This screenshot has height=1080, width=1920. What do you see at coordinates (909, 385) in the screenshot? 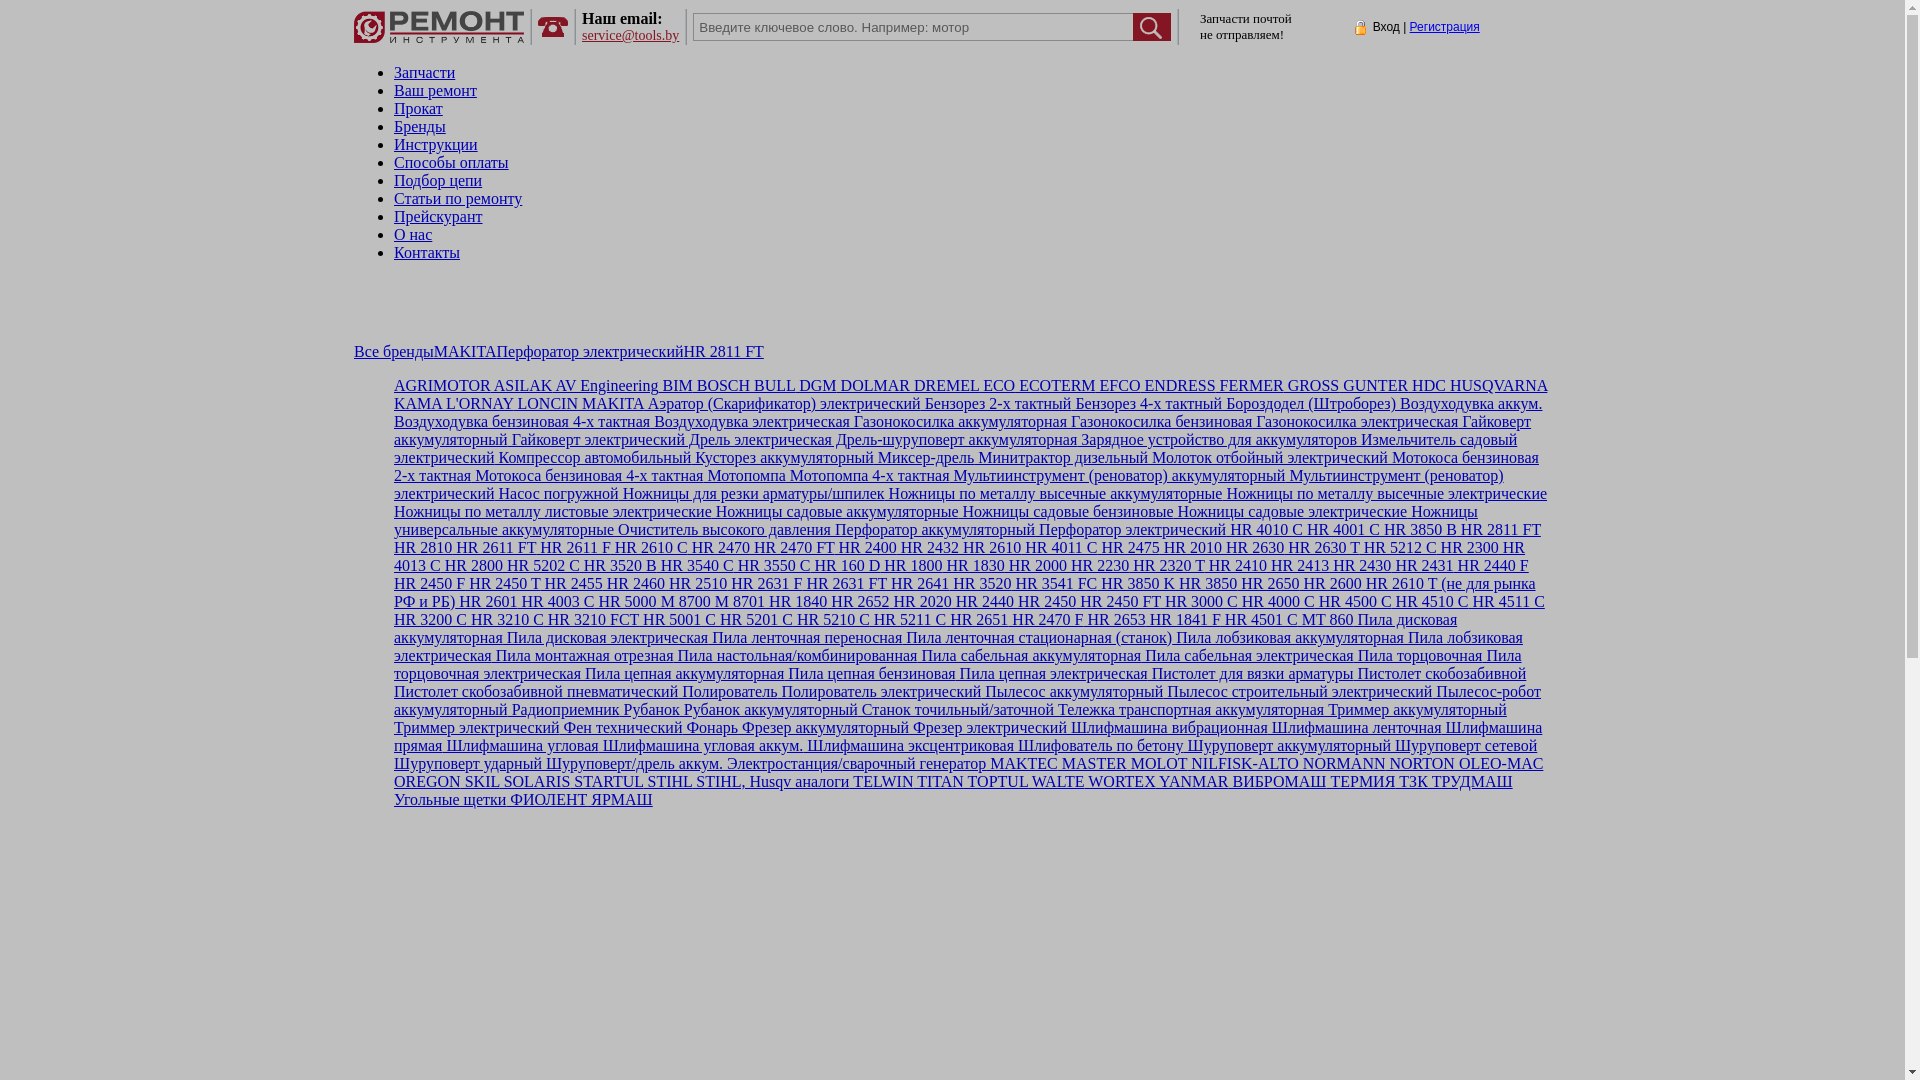
I see `'DREMEL'` at bounding box center [909, 385].